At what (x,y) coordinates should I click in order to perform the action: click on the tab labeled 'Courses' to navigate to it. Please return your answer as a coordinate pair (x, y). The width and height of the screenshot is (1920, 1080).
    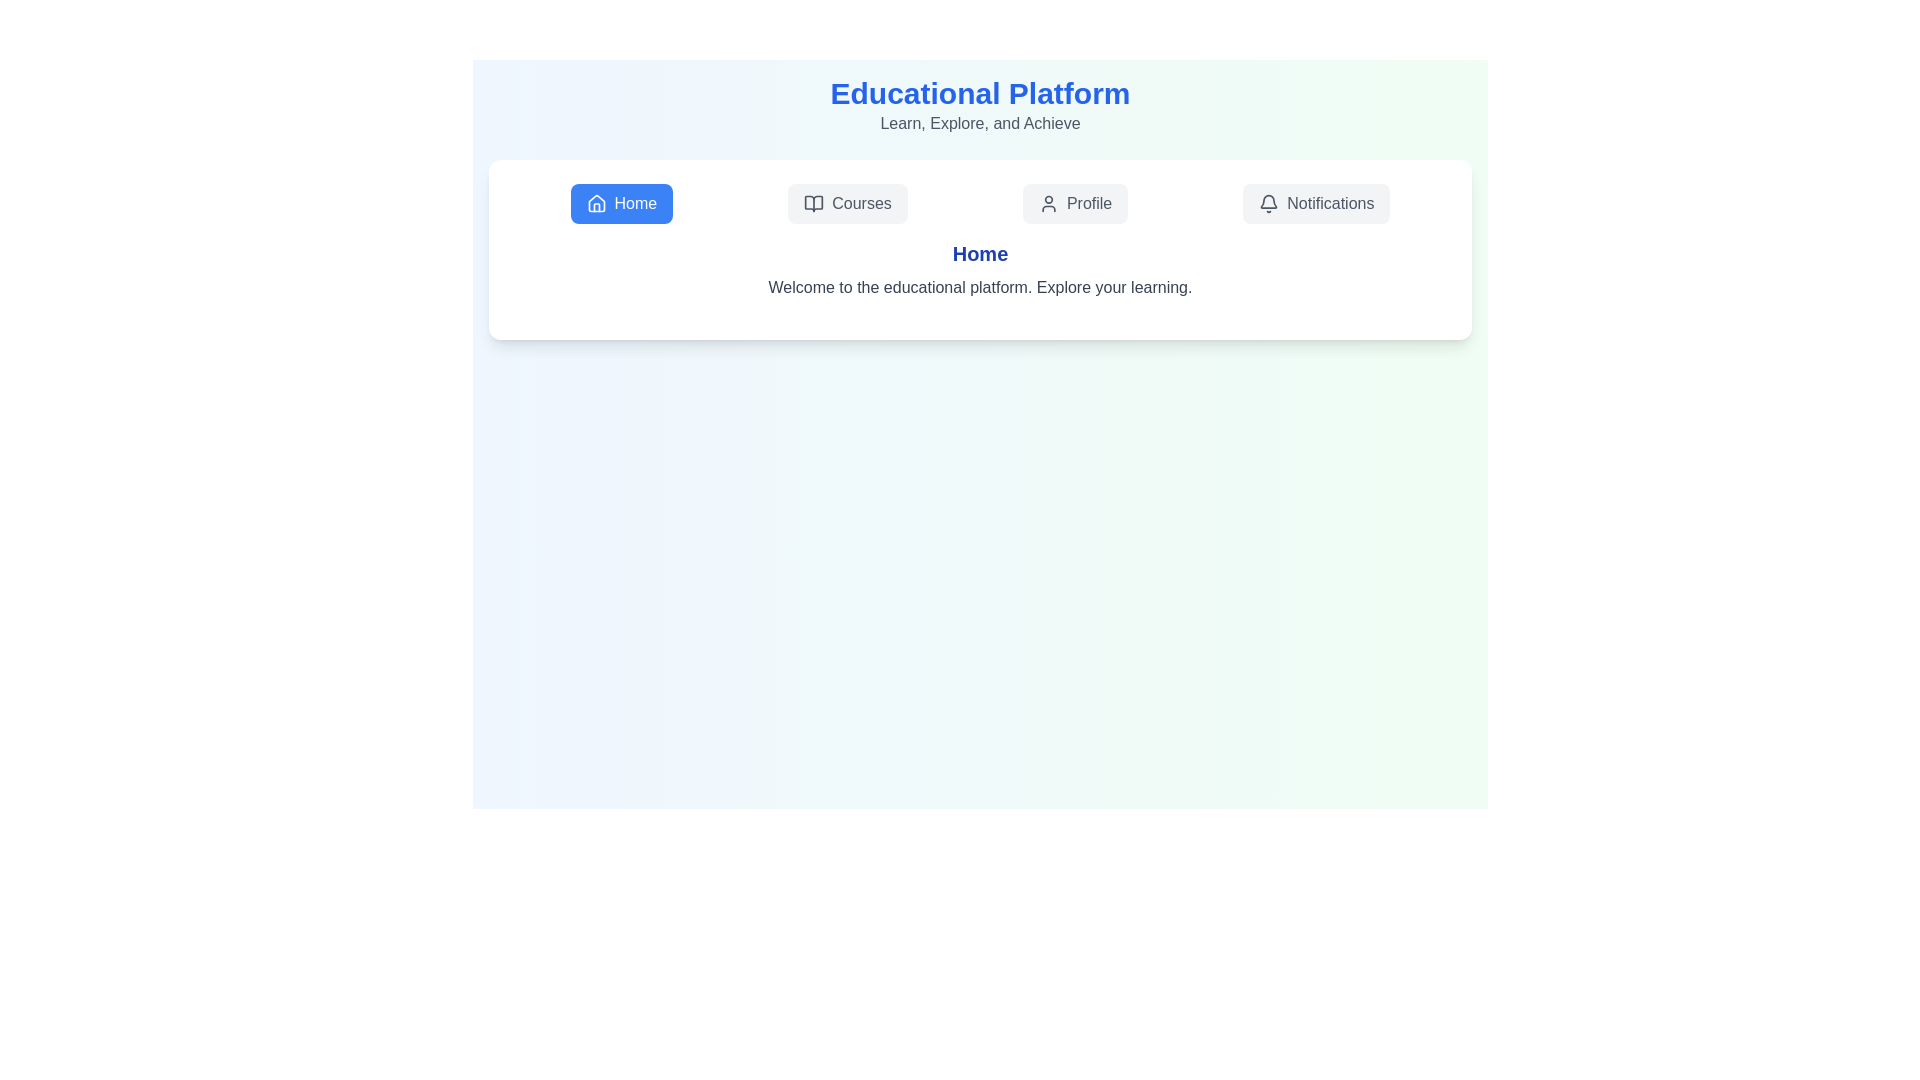
    Looking at the image, I should click on (848, 204).